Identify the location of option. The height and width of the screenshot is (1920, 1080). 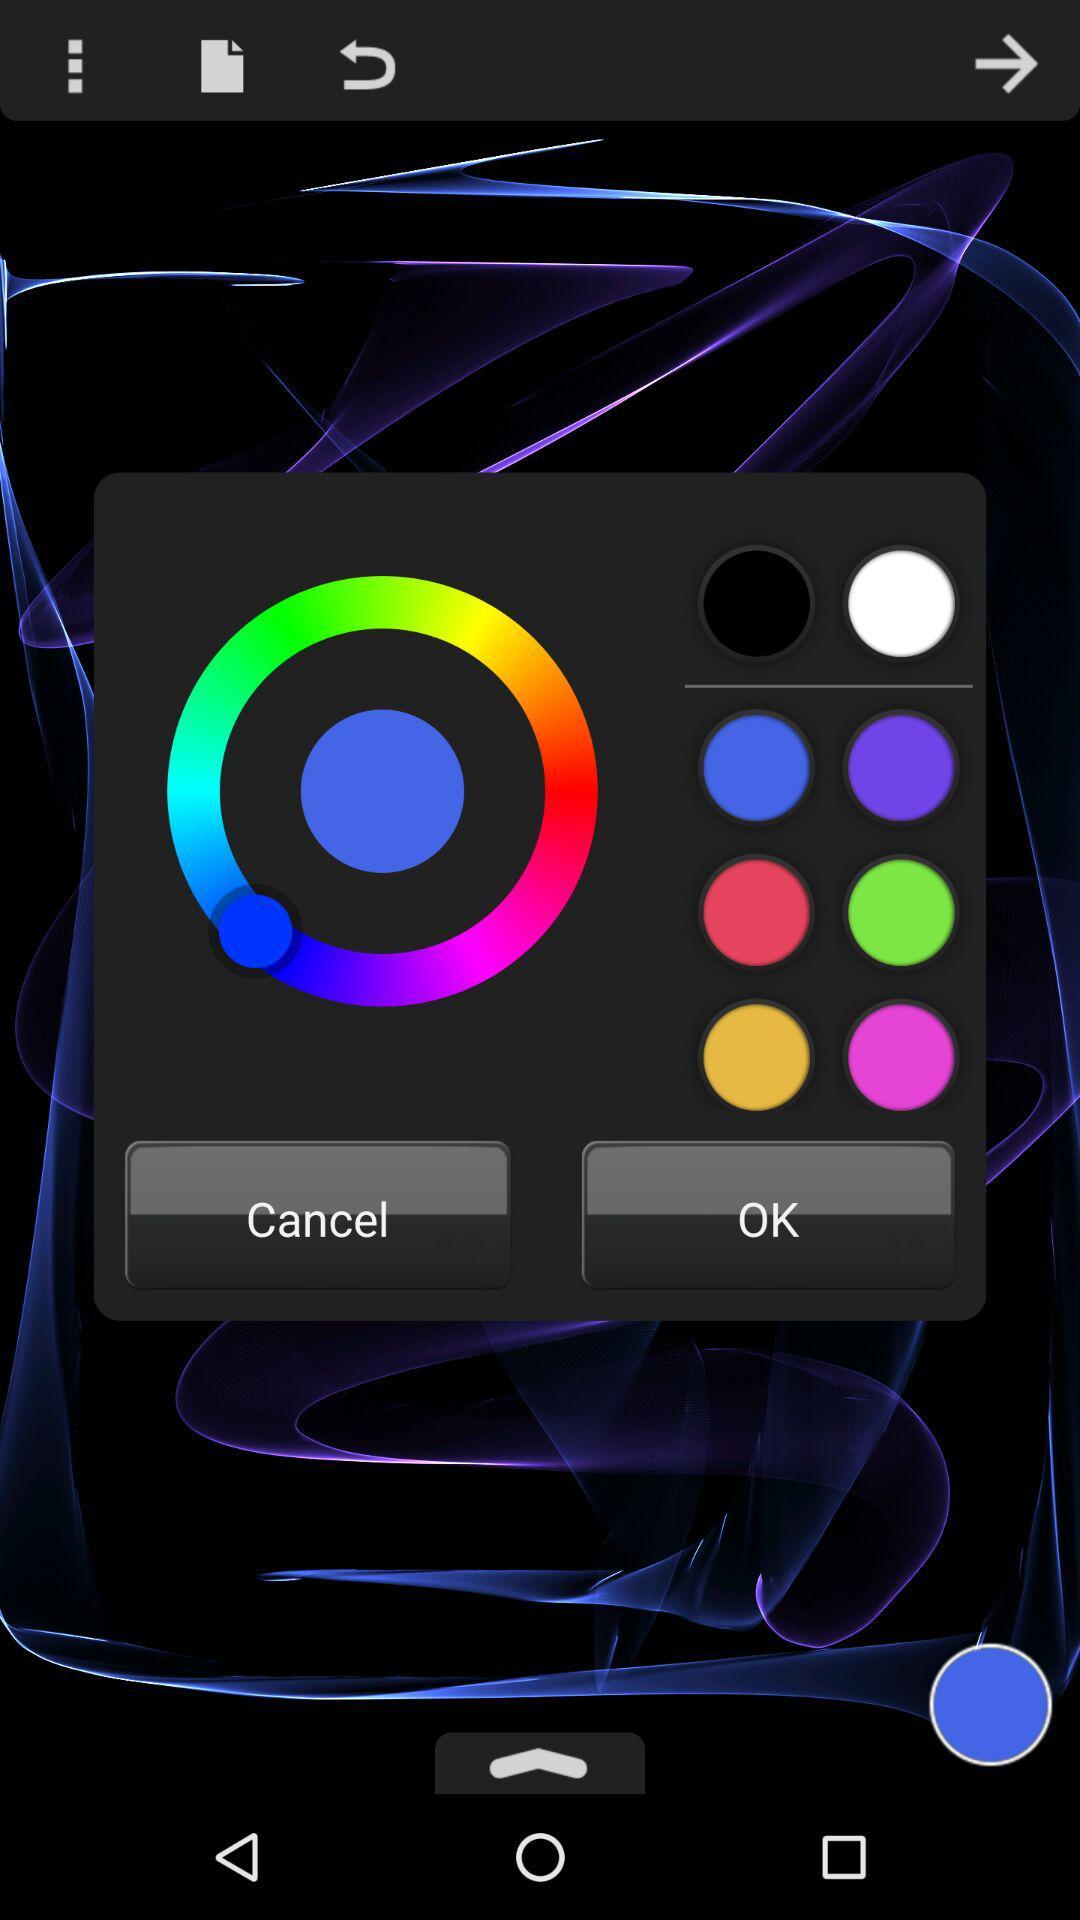
(757, 767).